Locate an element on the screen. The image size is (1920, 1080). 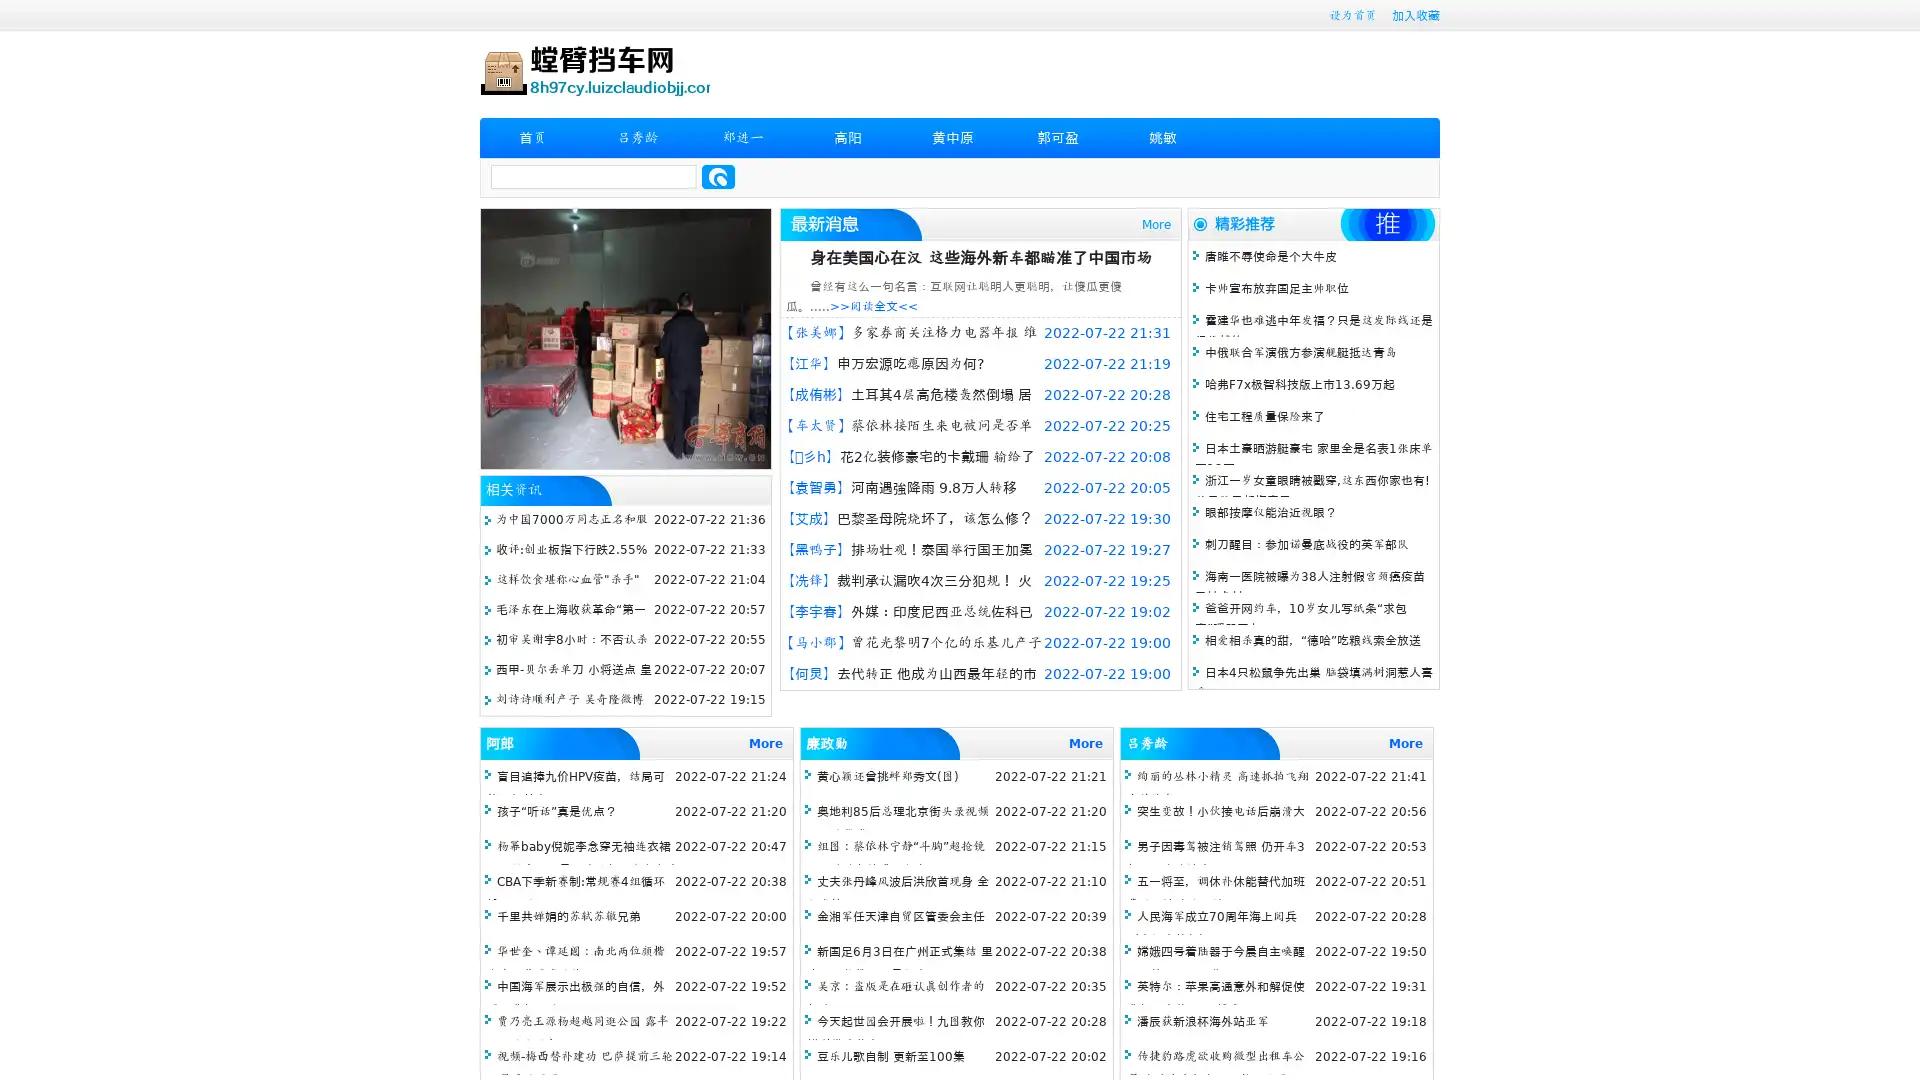
Search is located at coordinates (718, 176).